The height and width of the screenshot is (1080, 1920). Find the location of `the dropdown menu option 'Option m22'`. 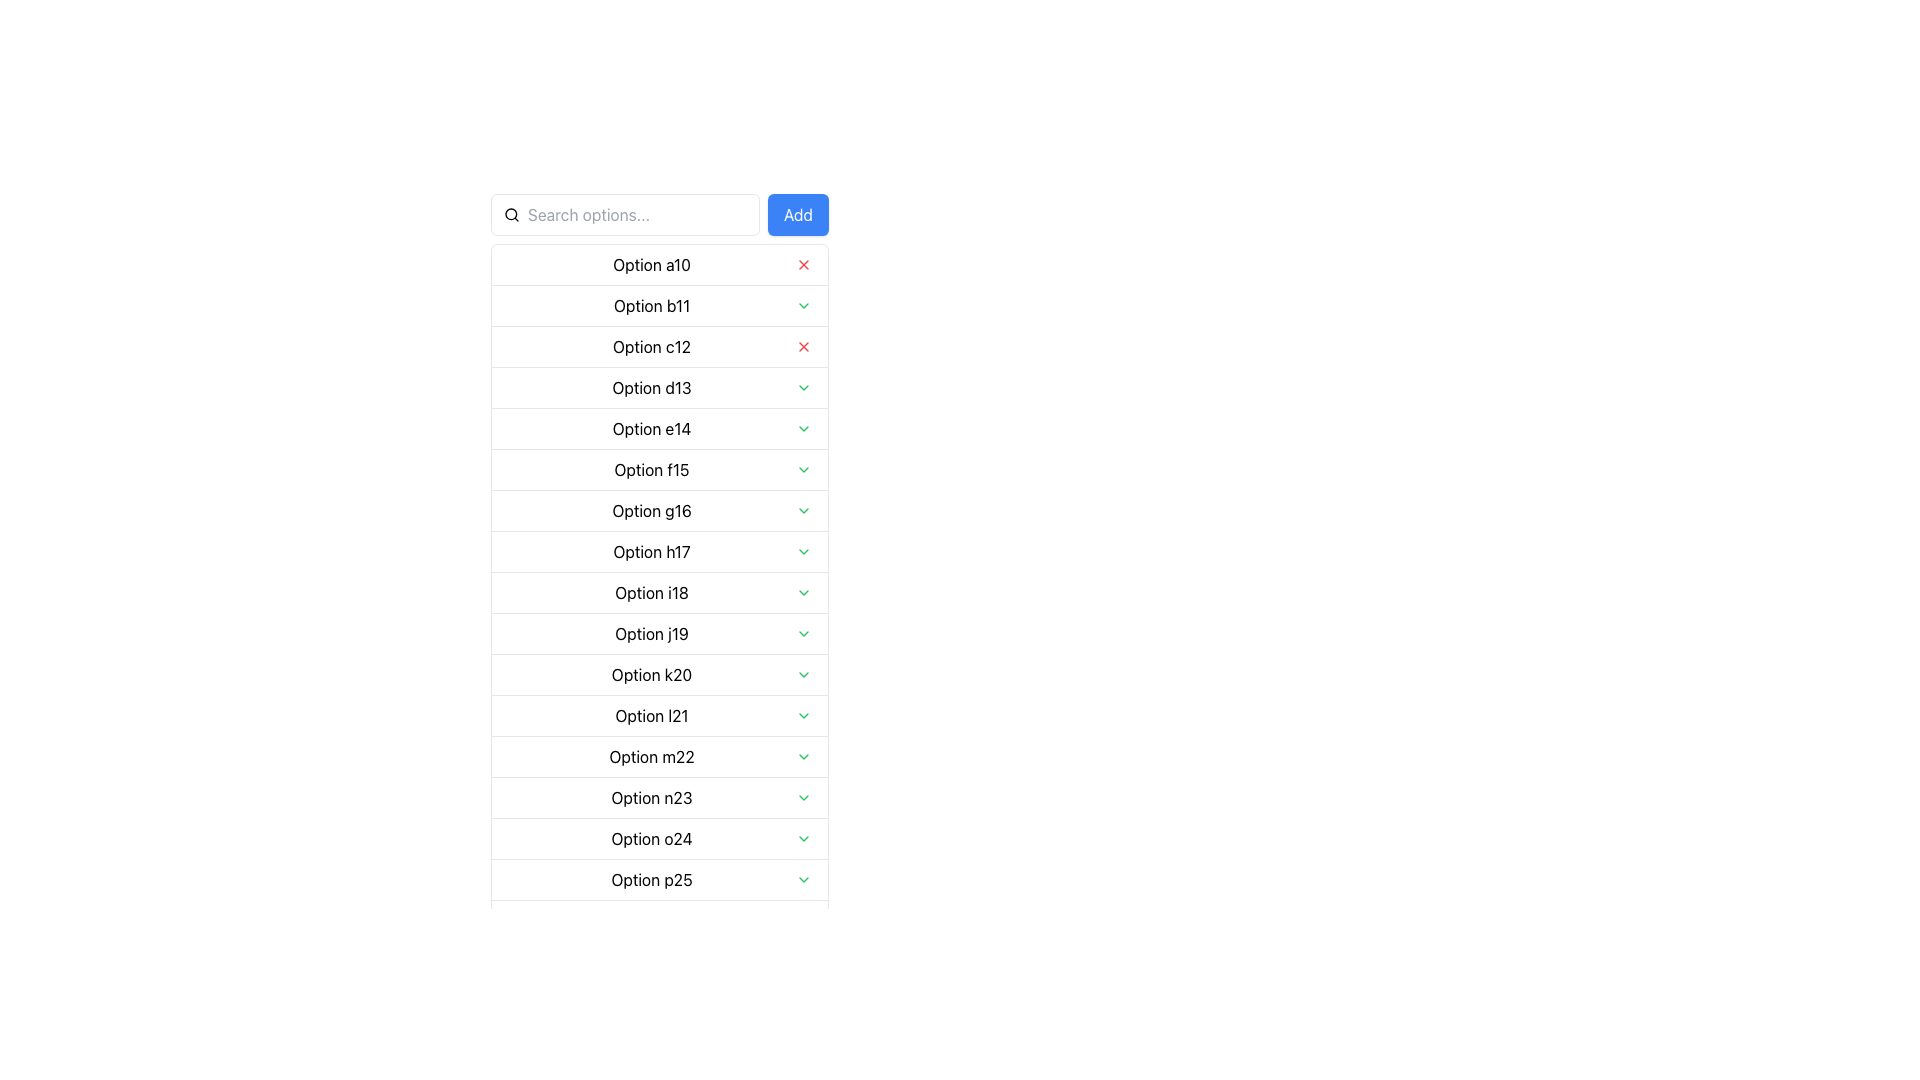

the dropdown menu option 'Option m22' is located at coordinates (652, 756).